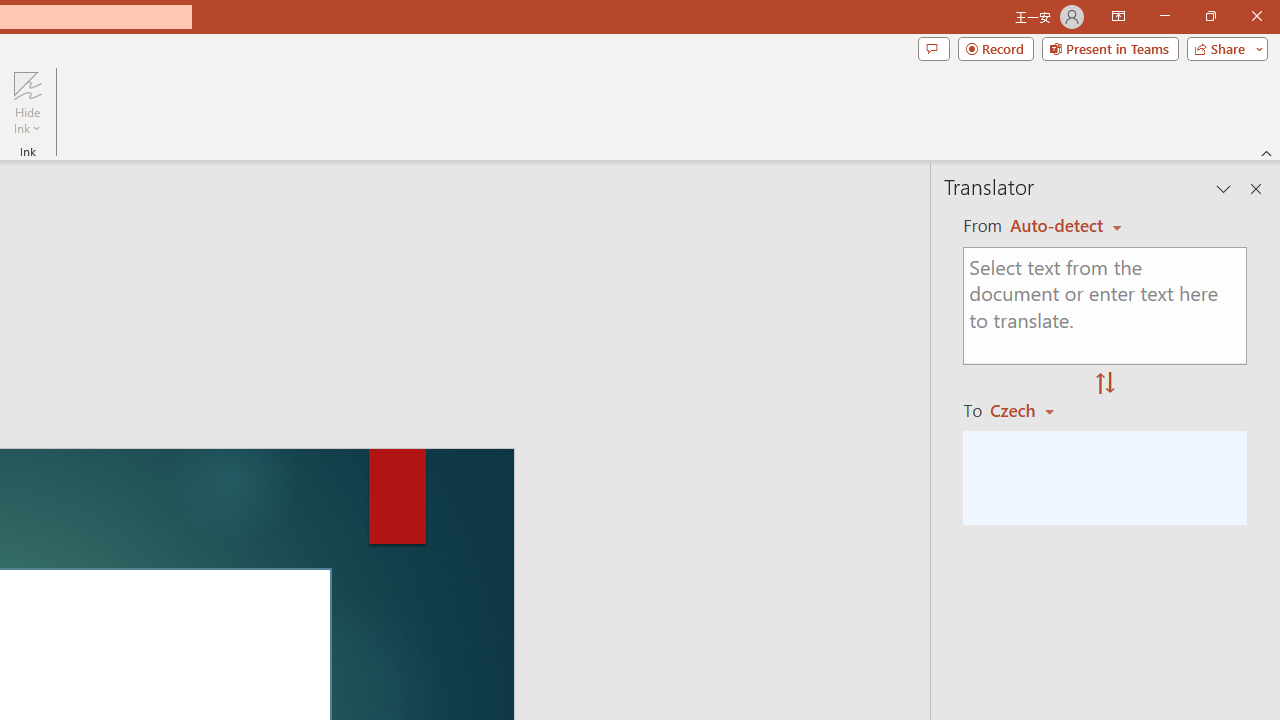  Describe the element at coordinates (1104, 384) in the screenshot. I see `'Swap "from" and "to" languages.'` at that location.